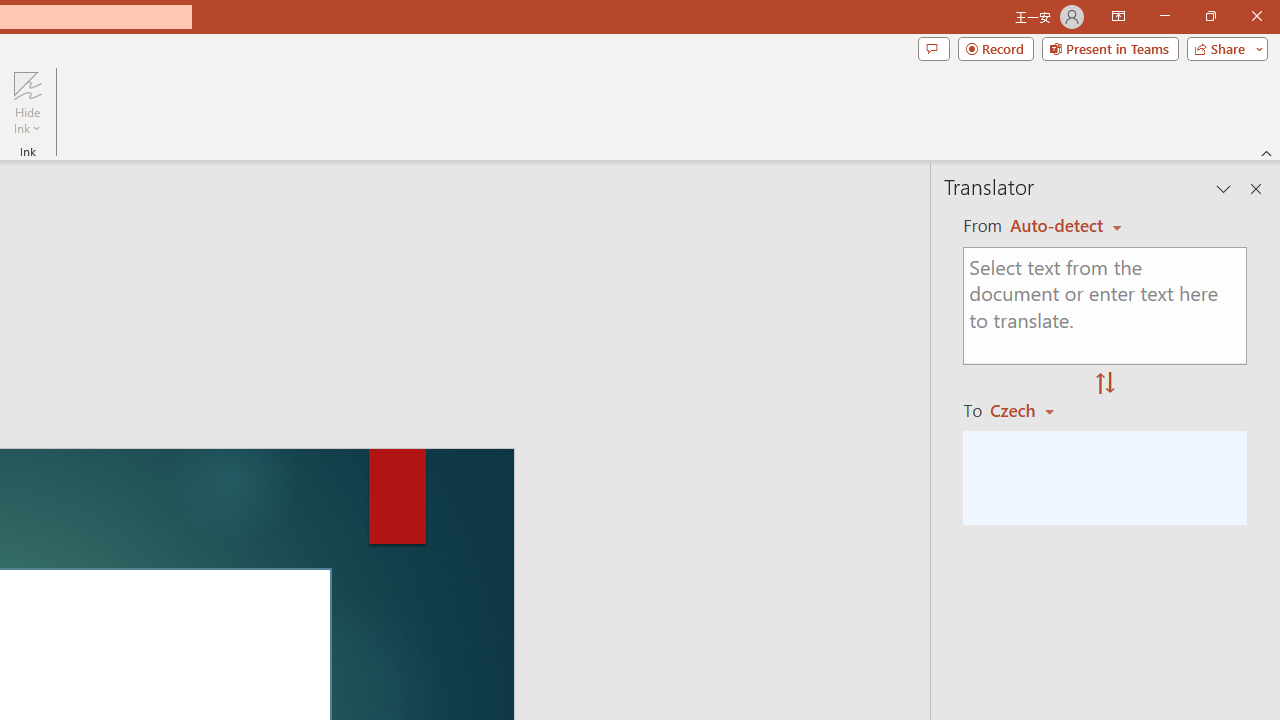  Describe the element at coordinates (1104, 384) in the screenshot. I see `'Swap "from" and "to" languages.'` at that location.